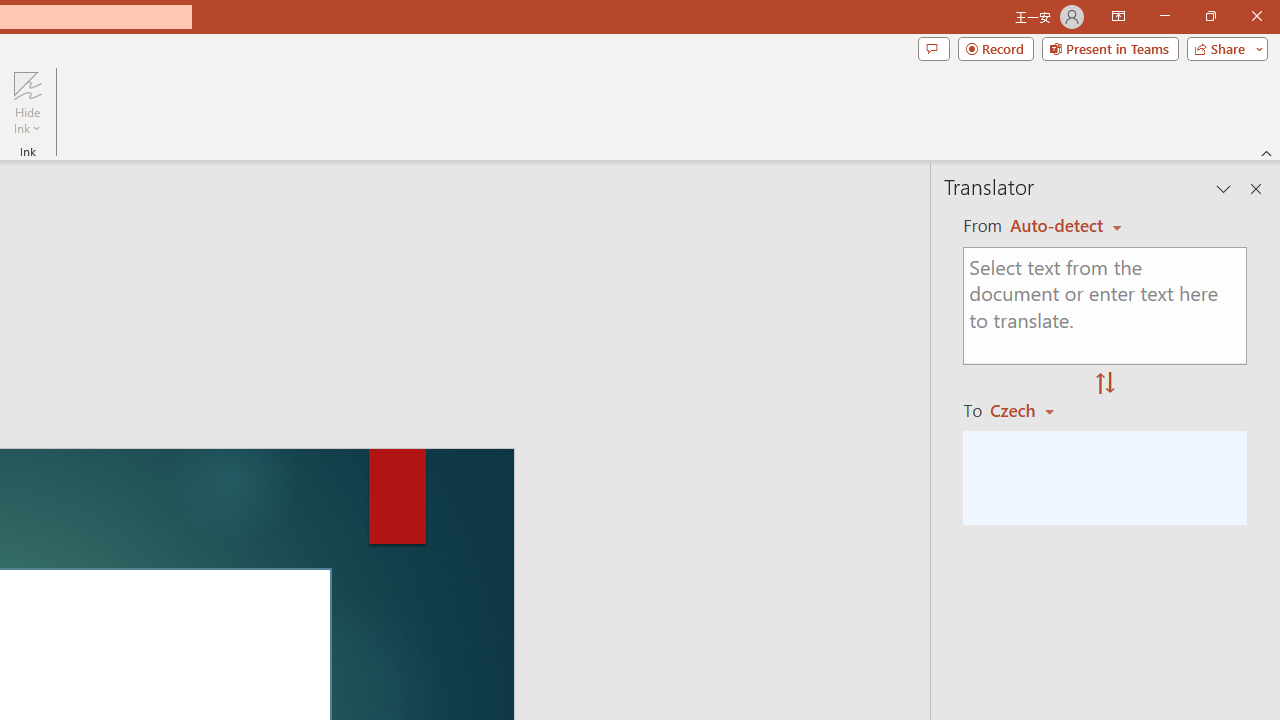  Describe the element at coordinates (1104, 384) in the screenshot. I see `'Swap "from" and "to" languages.'` at that location.